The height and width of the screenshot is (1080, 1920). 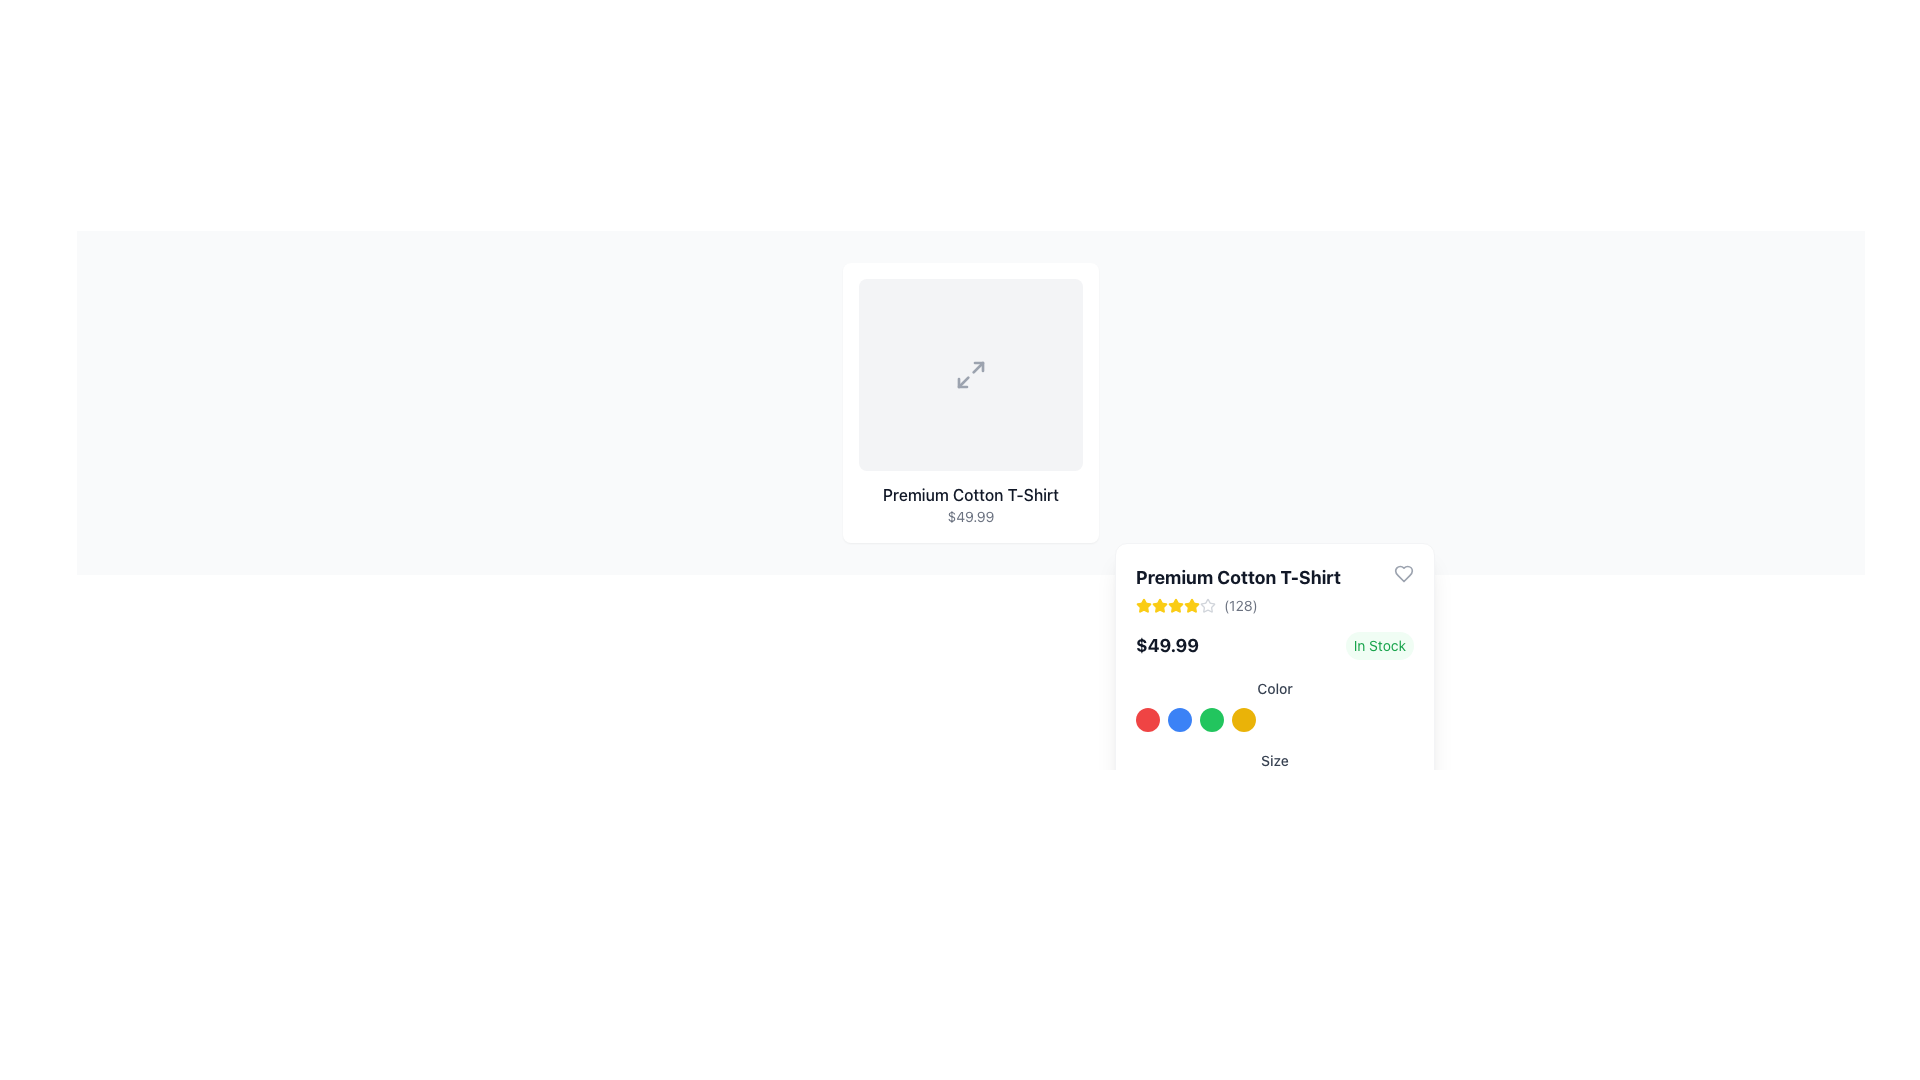 What do you see at coordinates (1176, 604) in the screenshot?
I see `the rating star icon located in the product details section, which indicates user reviews or ratings for the product` at bounding box center [1176, 604].